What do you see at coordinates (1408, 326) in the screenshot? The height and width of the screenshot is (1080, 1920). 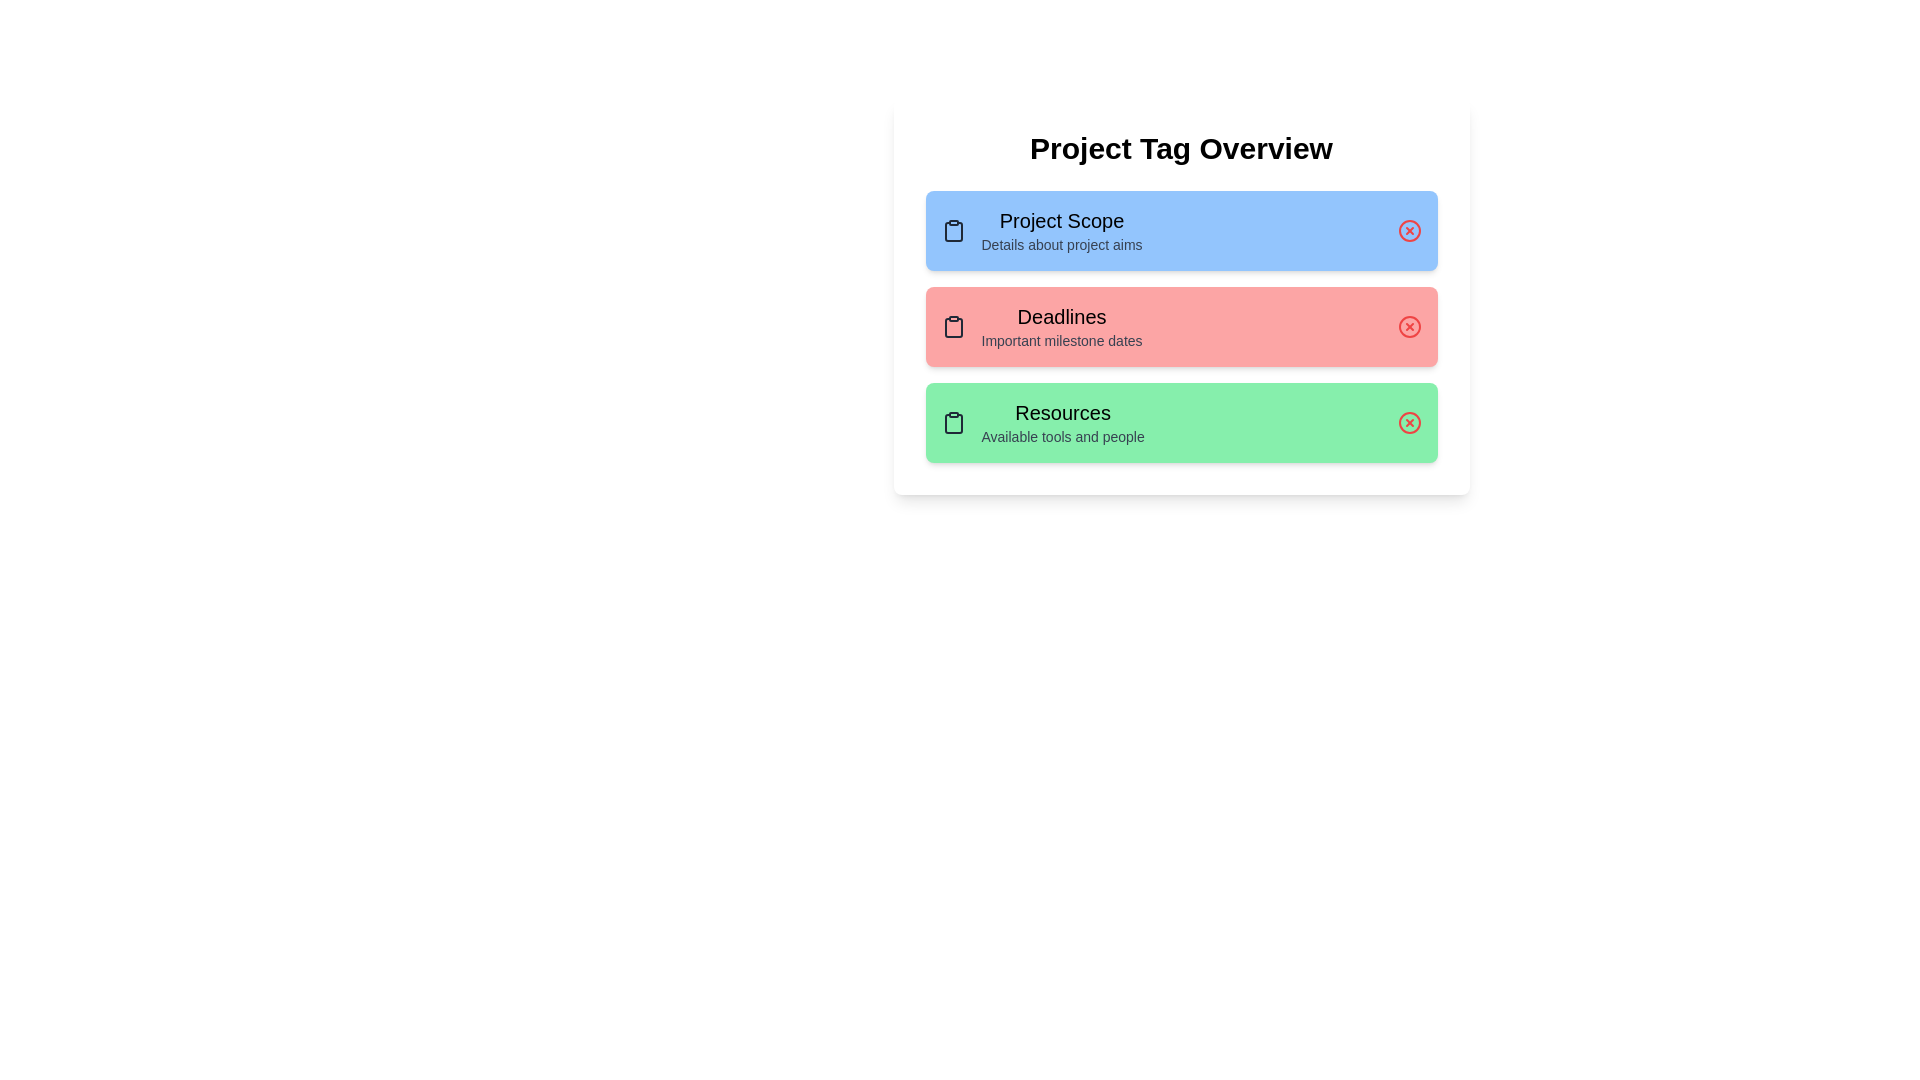 I see `the delete button for the tag labeled 'Deadlines' to remove it` at bounding box center [1408, 326].